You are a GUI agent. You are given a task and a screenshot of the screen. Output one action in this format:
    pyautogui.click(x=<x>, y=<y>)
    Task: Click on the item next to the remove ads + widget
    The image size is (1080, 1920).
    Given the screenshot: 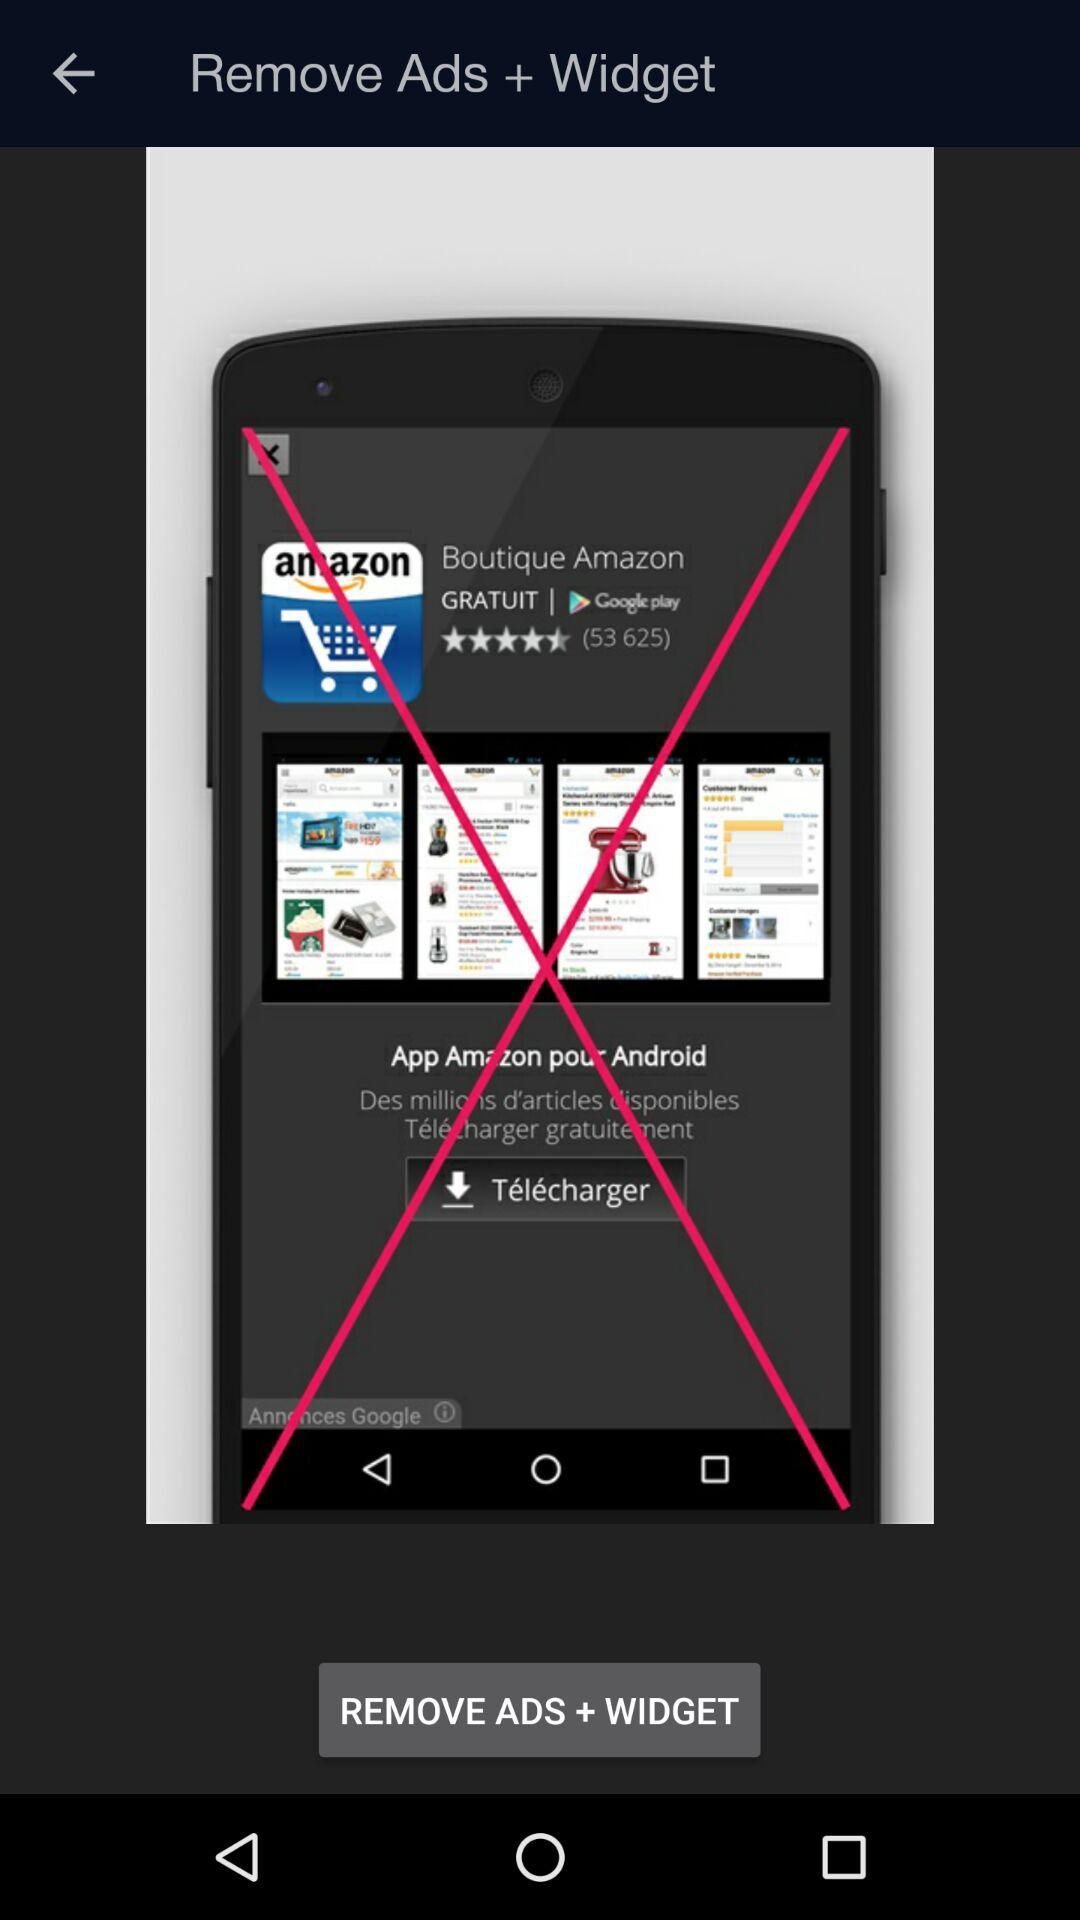 What is the action you would take?
    pyautogui.click(x=72, y=73)
    